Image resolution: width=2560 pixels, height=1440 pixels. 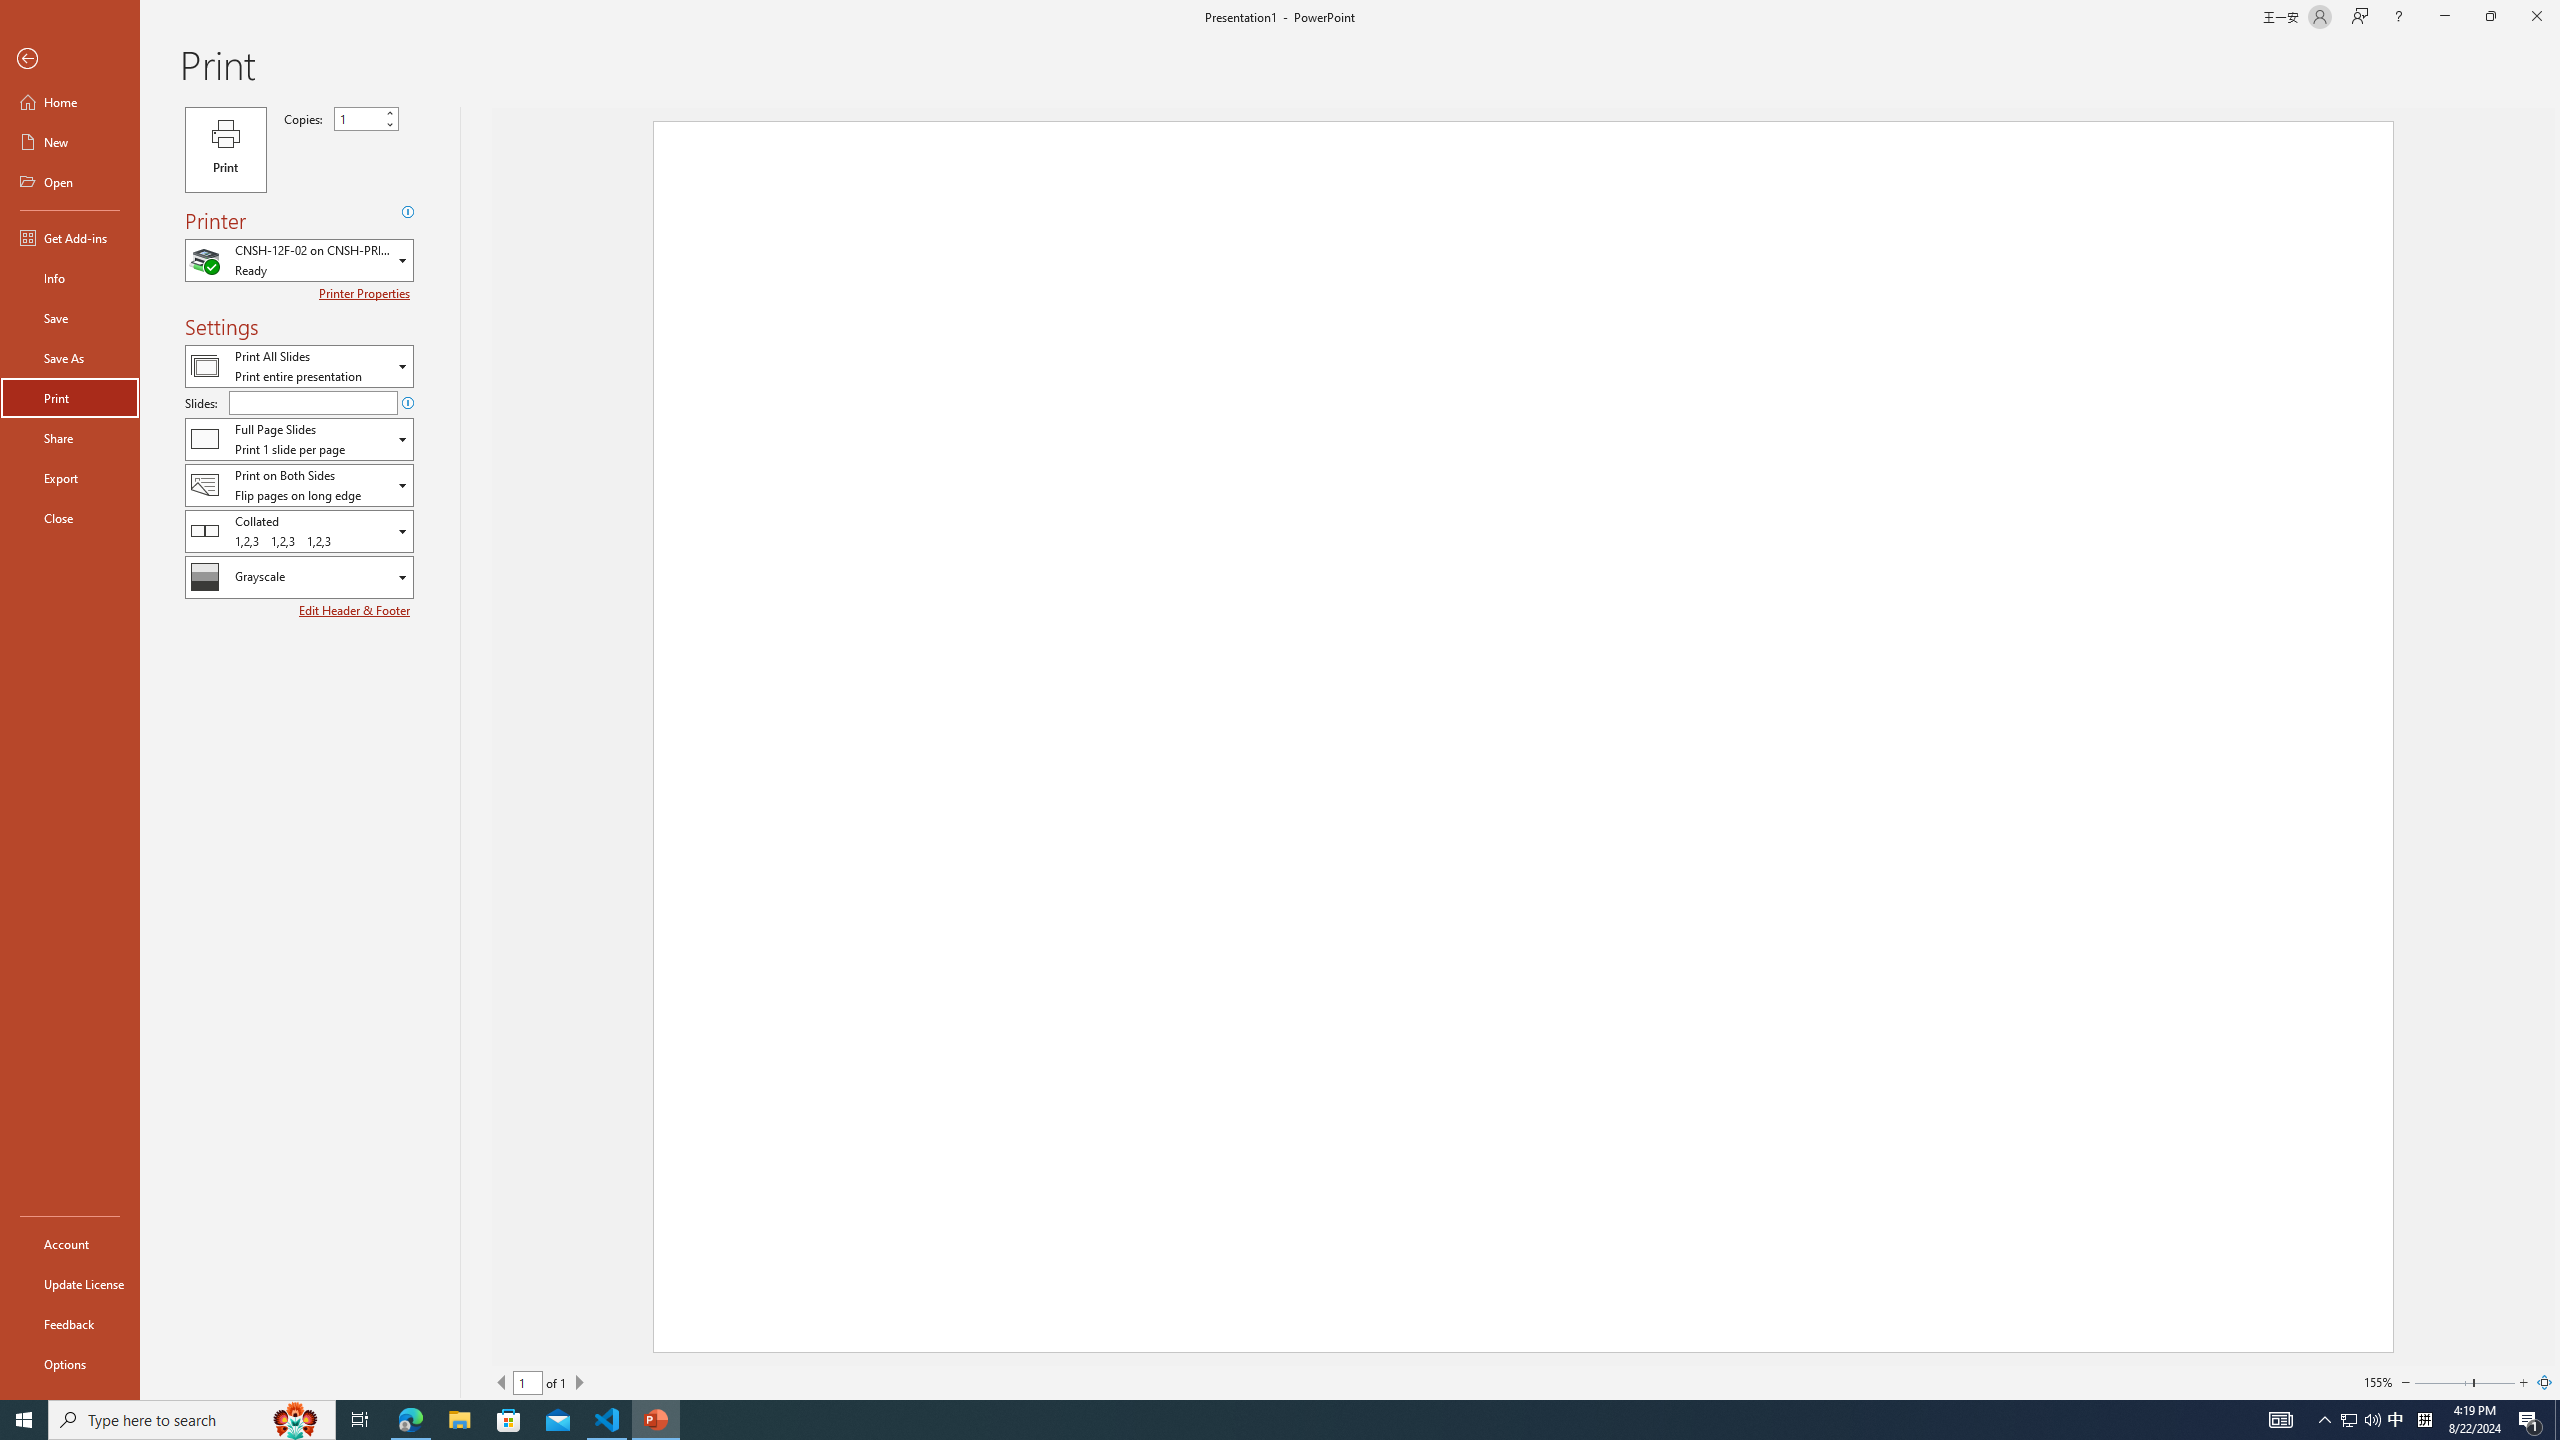 What do you see at coordinates (2442, 1382) in the screenshot?
I see `'Page left'` at bounding box center [2442, 1382].